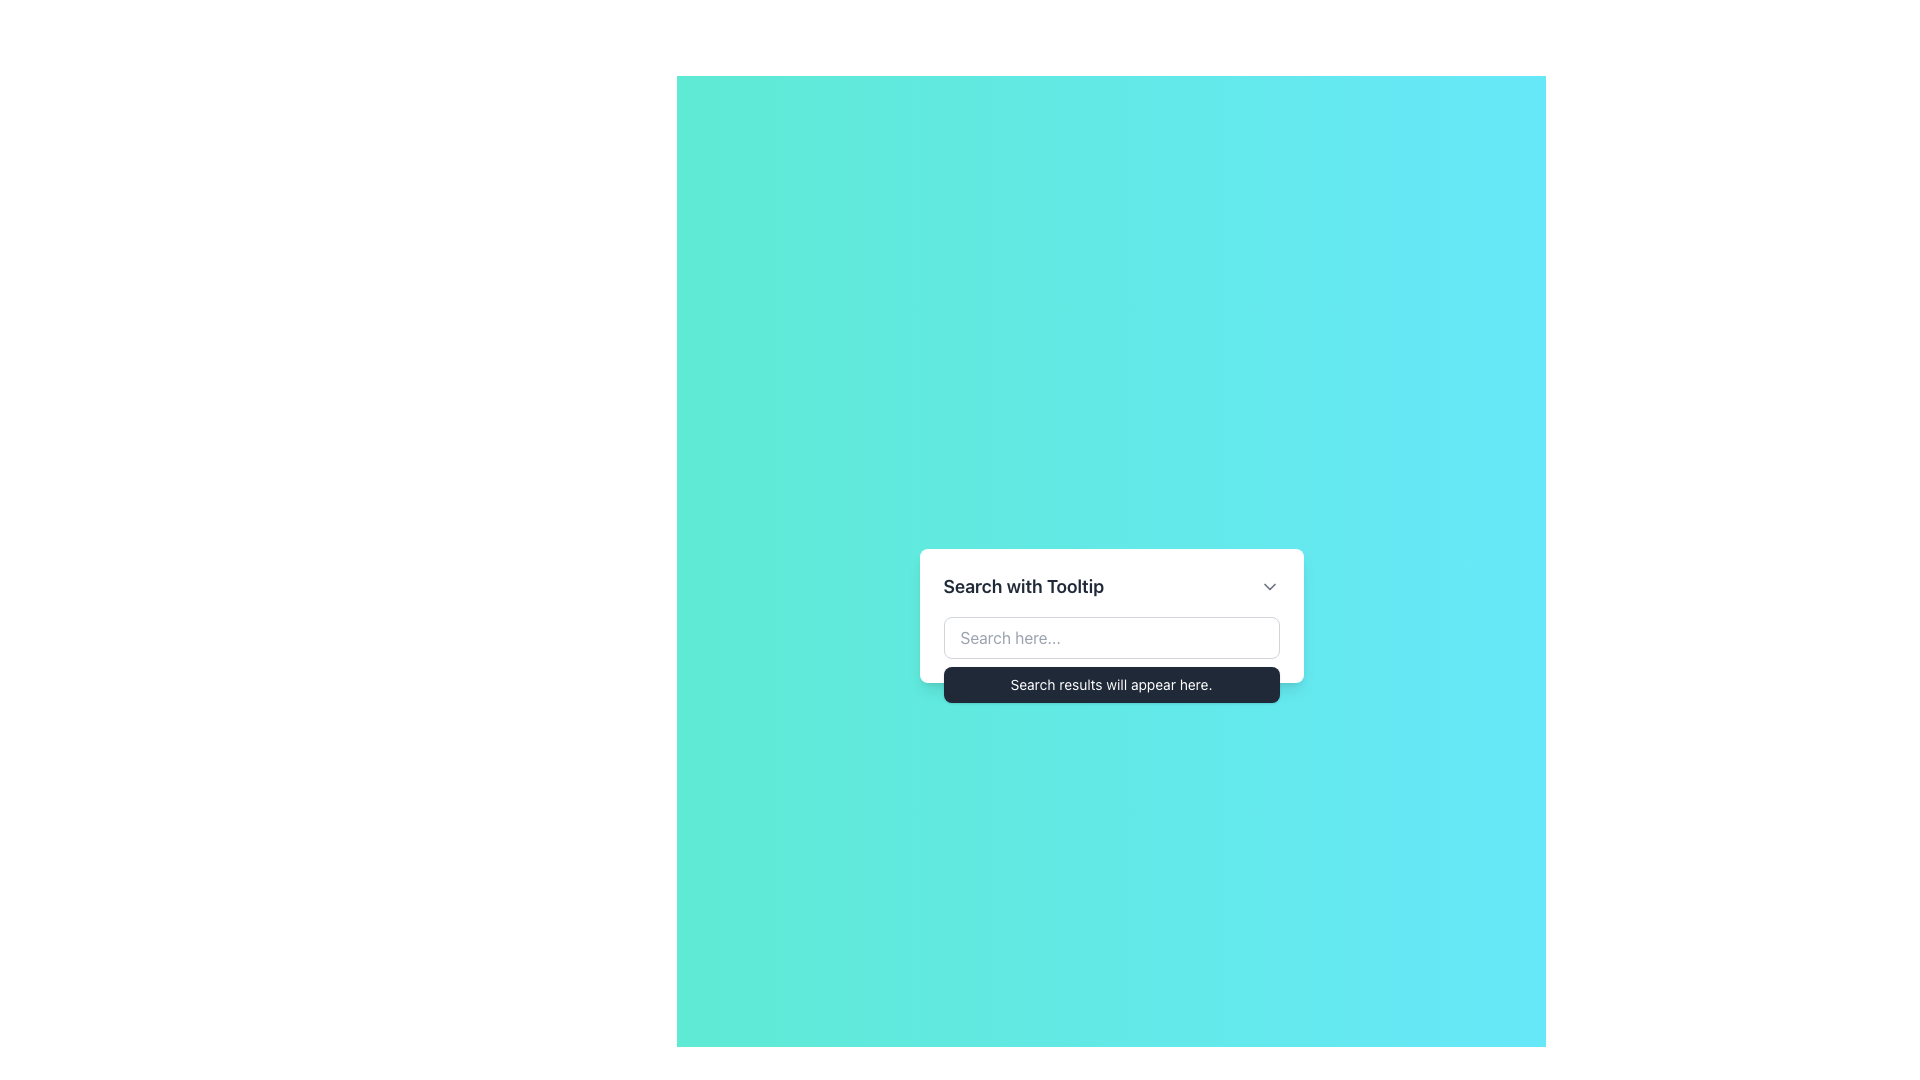 Image resolution: width=1920 pixels, height=1080 pixels. Describe the element at coordinates (1110, 684) in the screenshot. I see `the tooltip with the message 'Search results will appear here.' which is styled with a dark gray background and white text, located immediately below the search bar` at that location.